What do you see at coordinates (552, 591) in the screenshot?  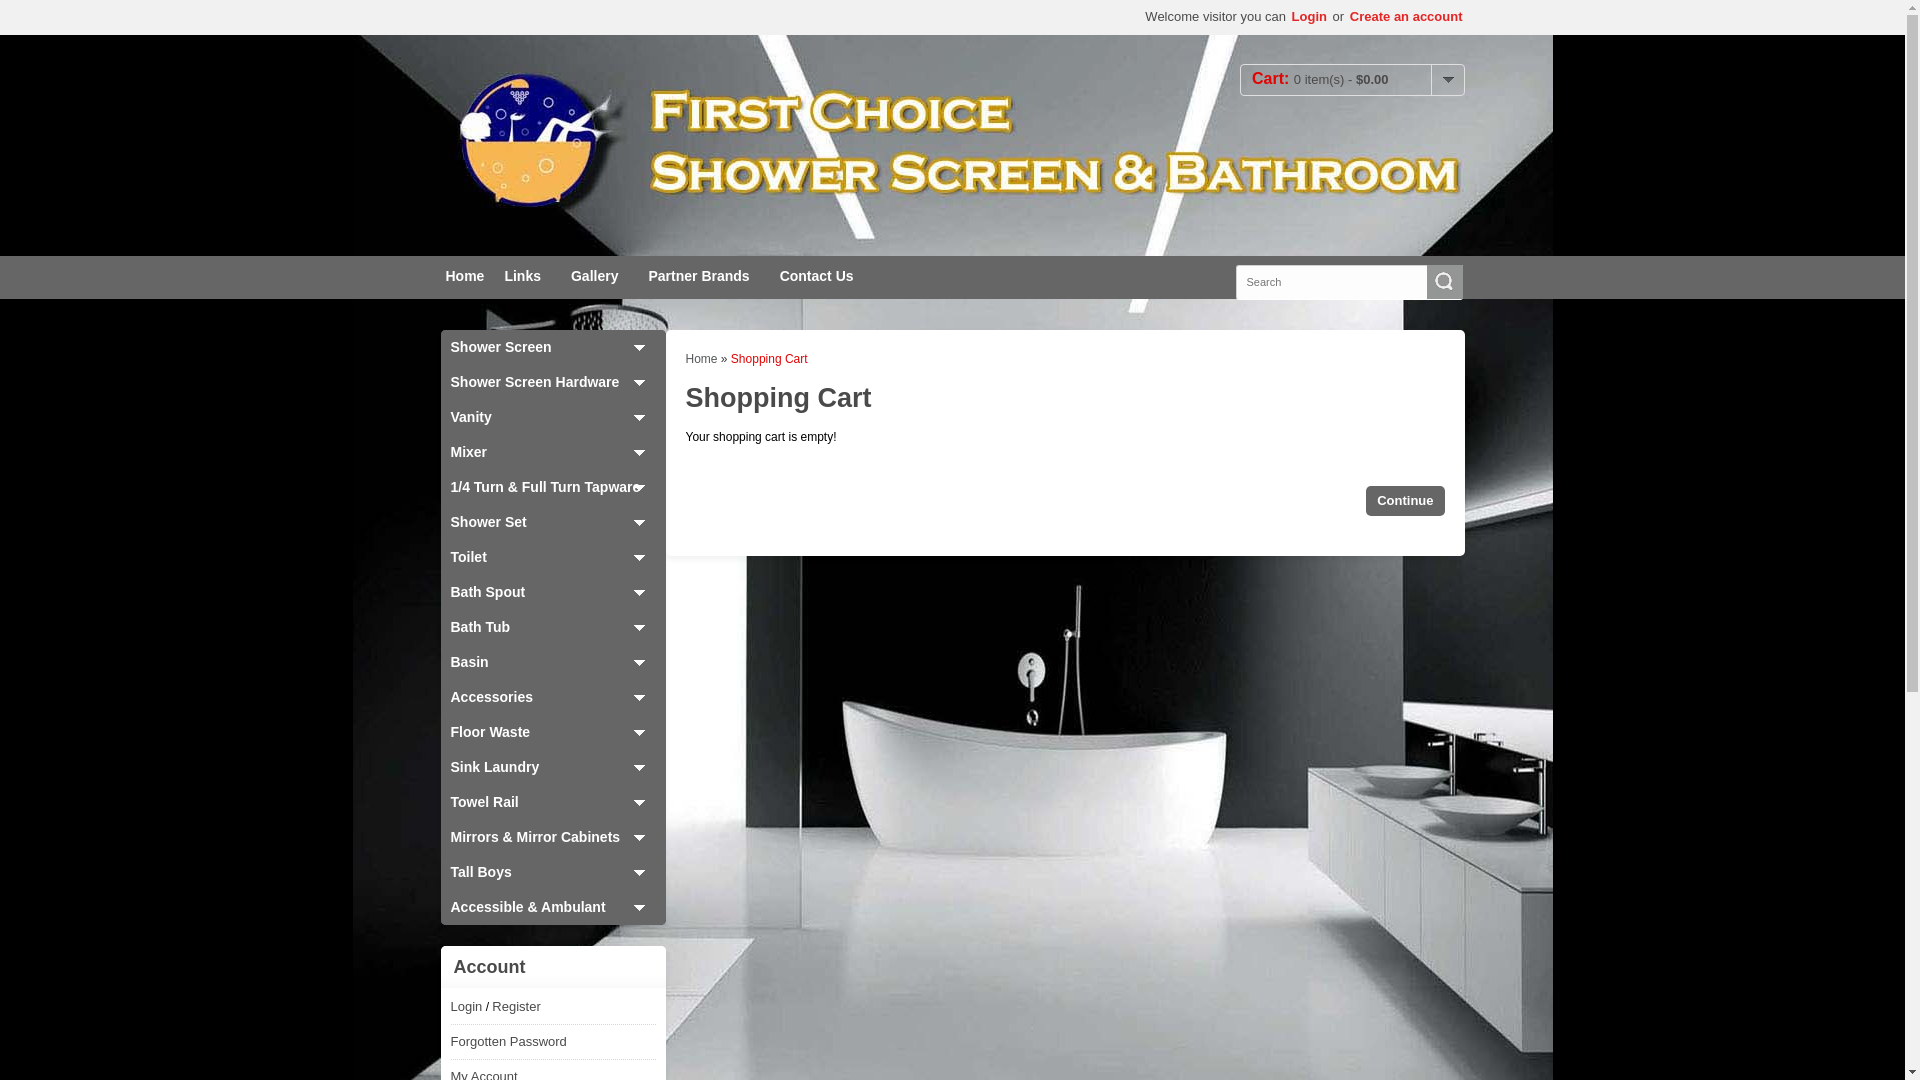 I see `'Bath Spout'` at bounding box center [552, 591].